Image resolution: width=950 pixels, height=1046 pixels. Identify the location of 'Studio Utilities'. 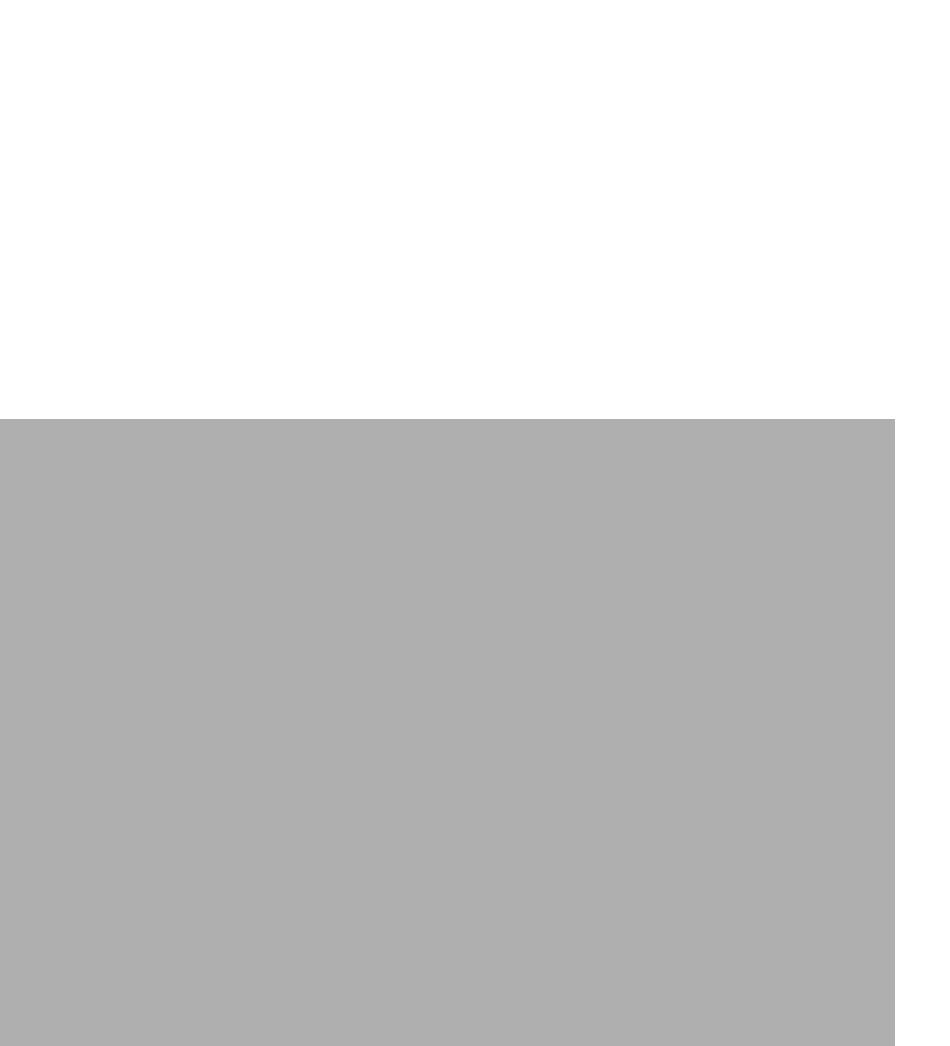
(186, 683).